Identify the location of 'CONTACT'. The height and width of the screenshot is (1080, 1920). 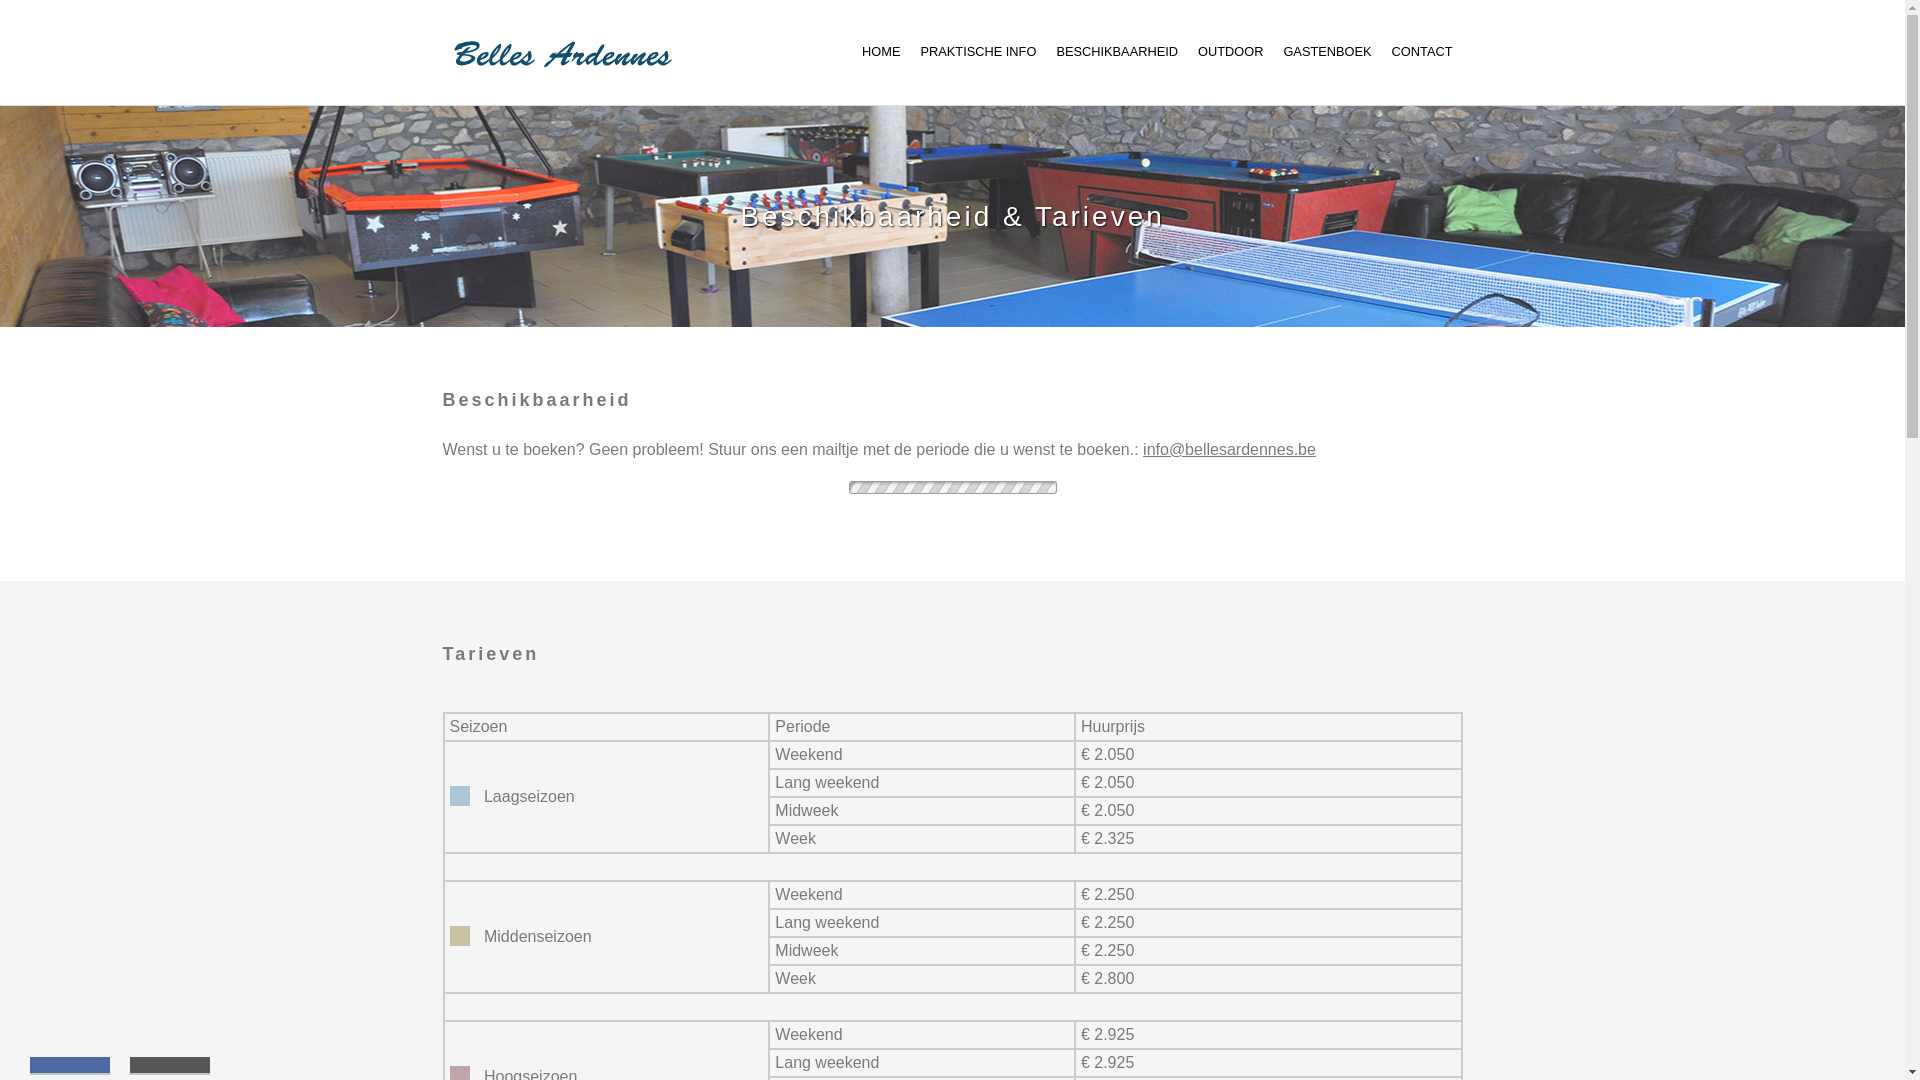
(1391, 50).